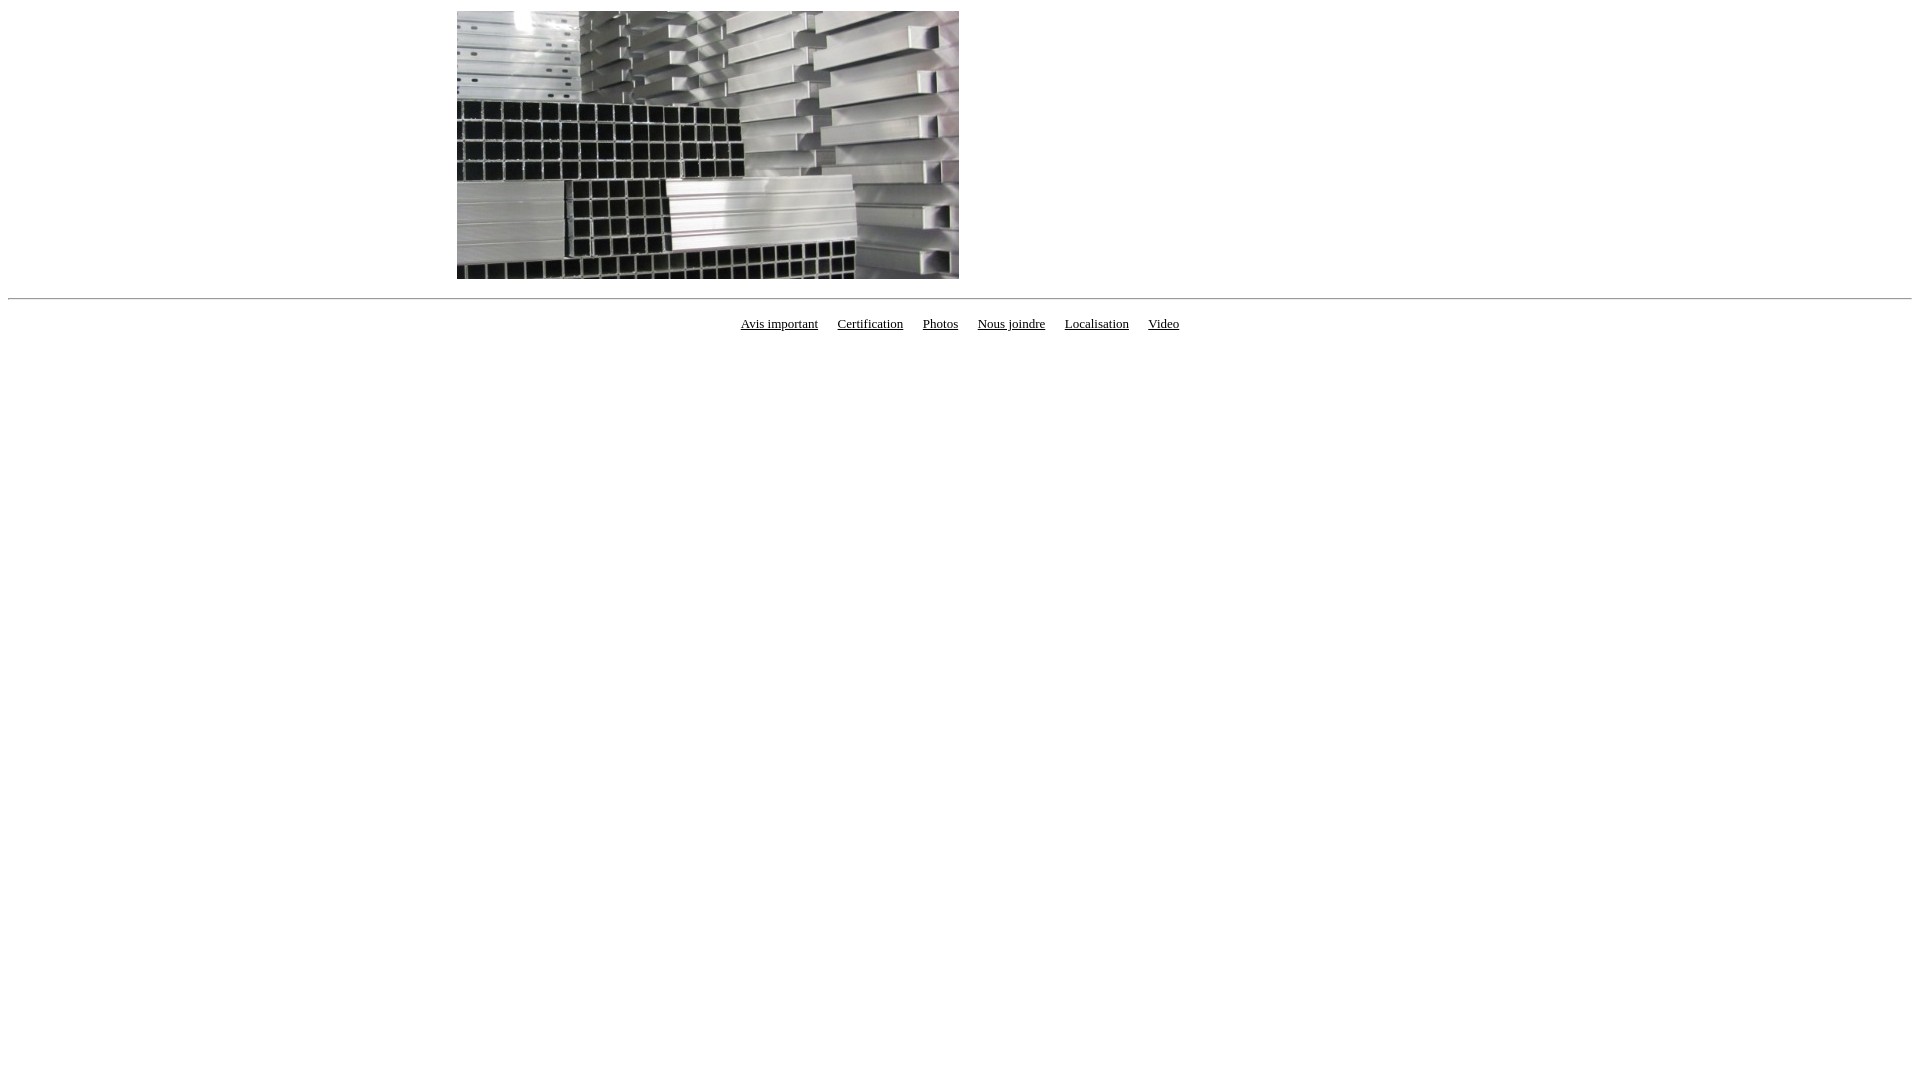 This screenshot has height=1080, width=1920. What do you see at coordinates (870, 322) in the screenshot?
I see `'Certification'` at bounding box center [870, 322].